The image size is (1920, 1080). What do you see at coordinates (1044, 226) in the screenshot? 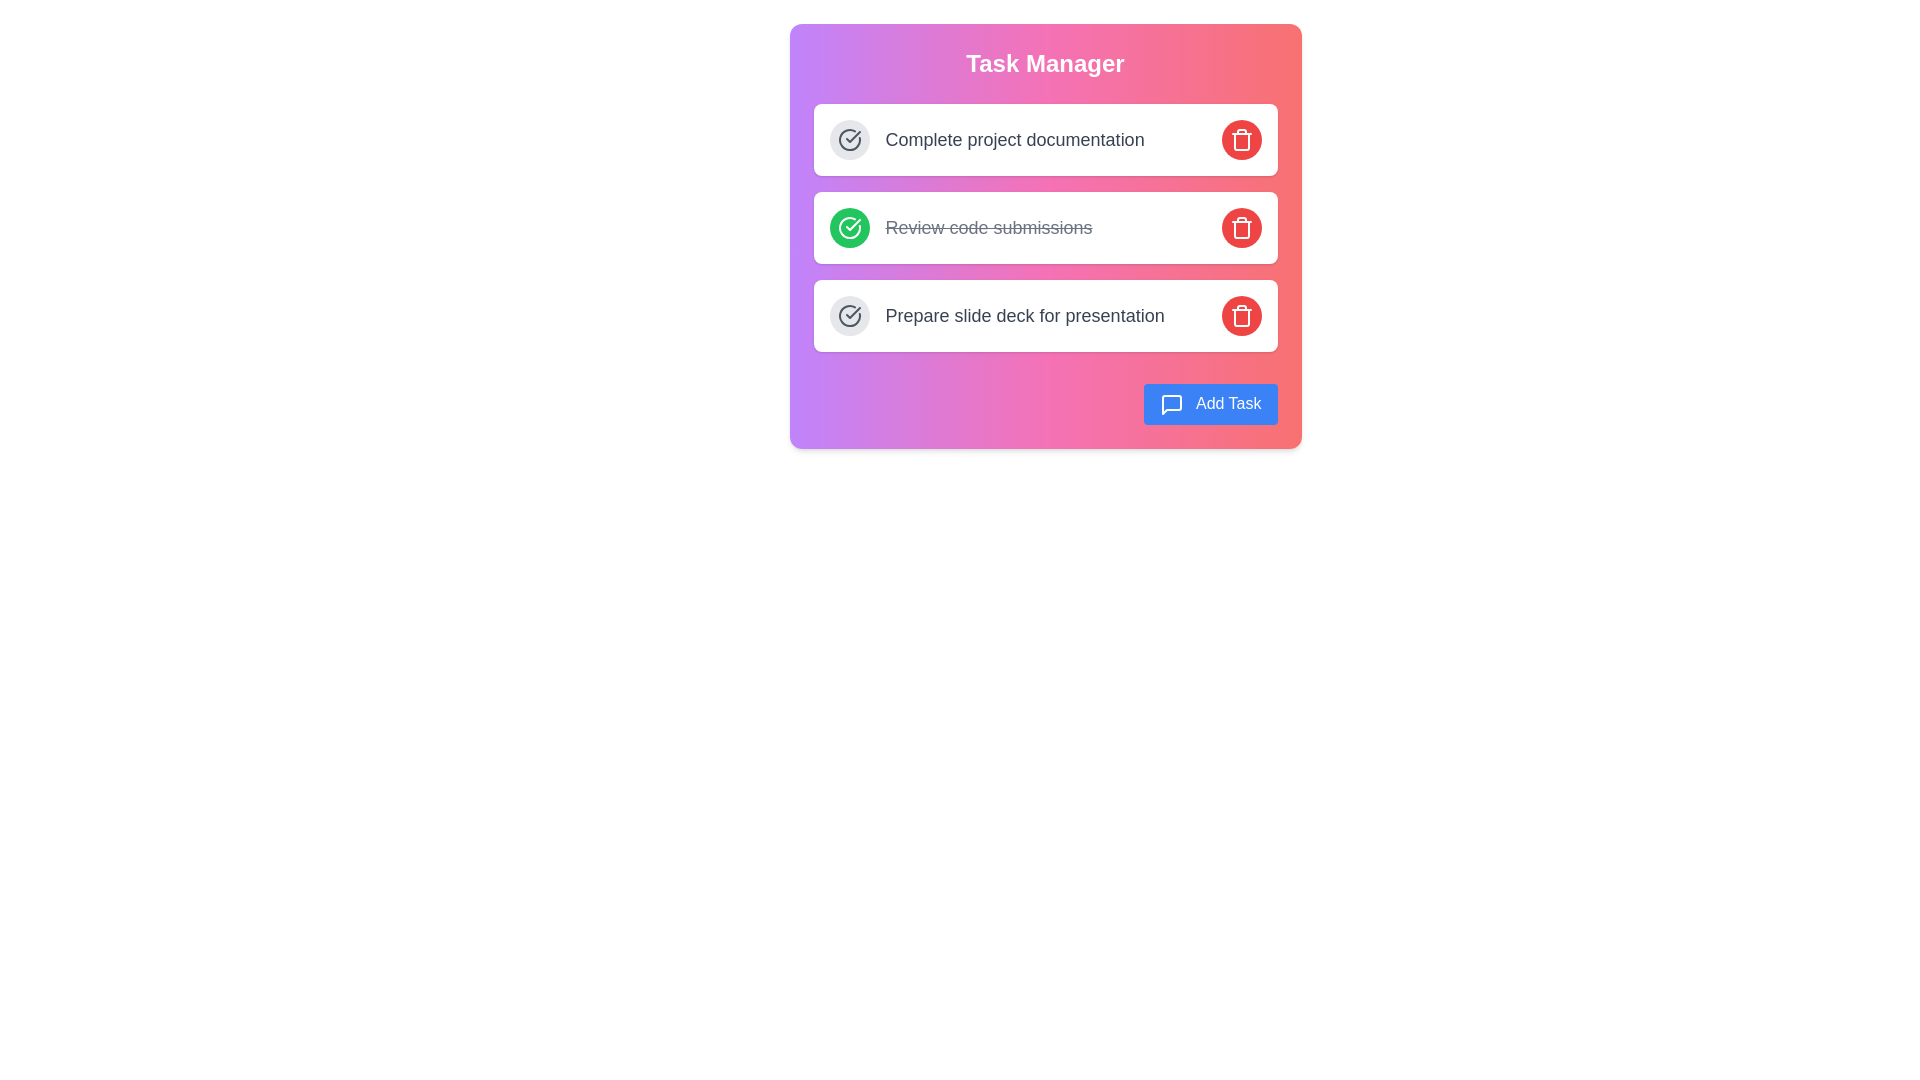
I see `the green check icon on the completed task item card in the Task Manager to mark the task as complete` at bounding box center [1044, 226].